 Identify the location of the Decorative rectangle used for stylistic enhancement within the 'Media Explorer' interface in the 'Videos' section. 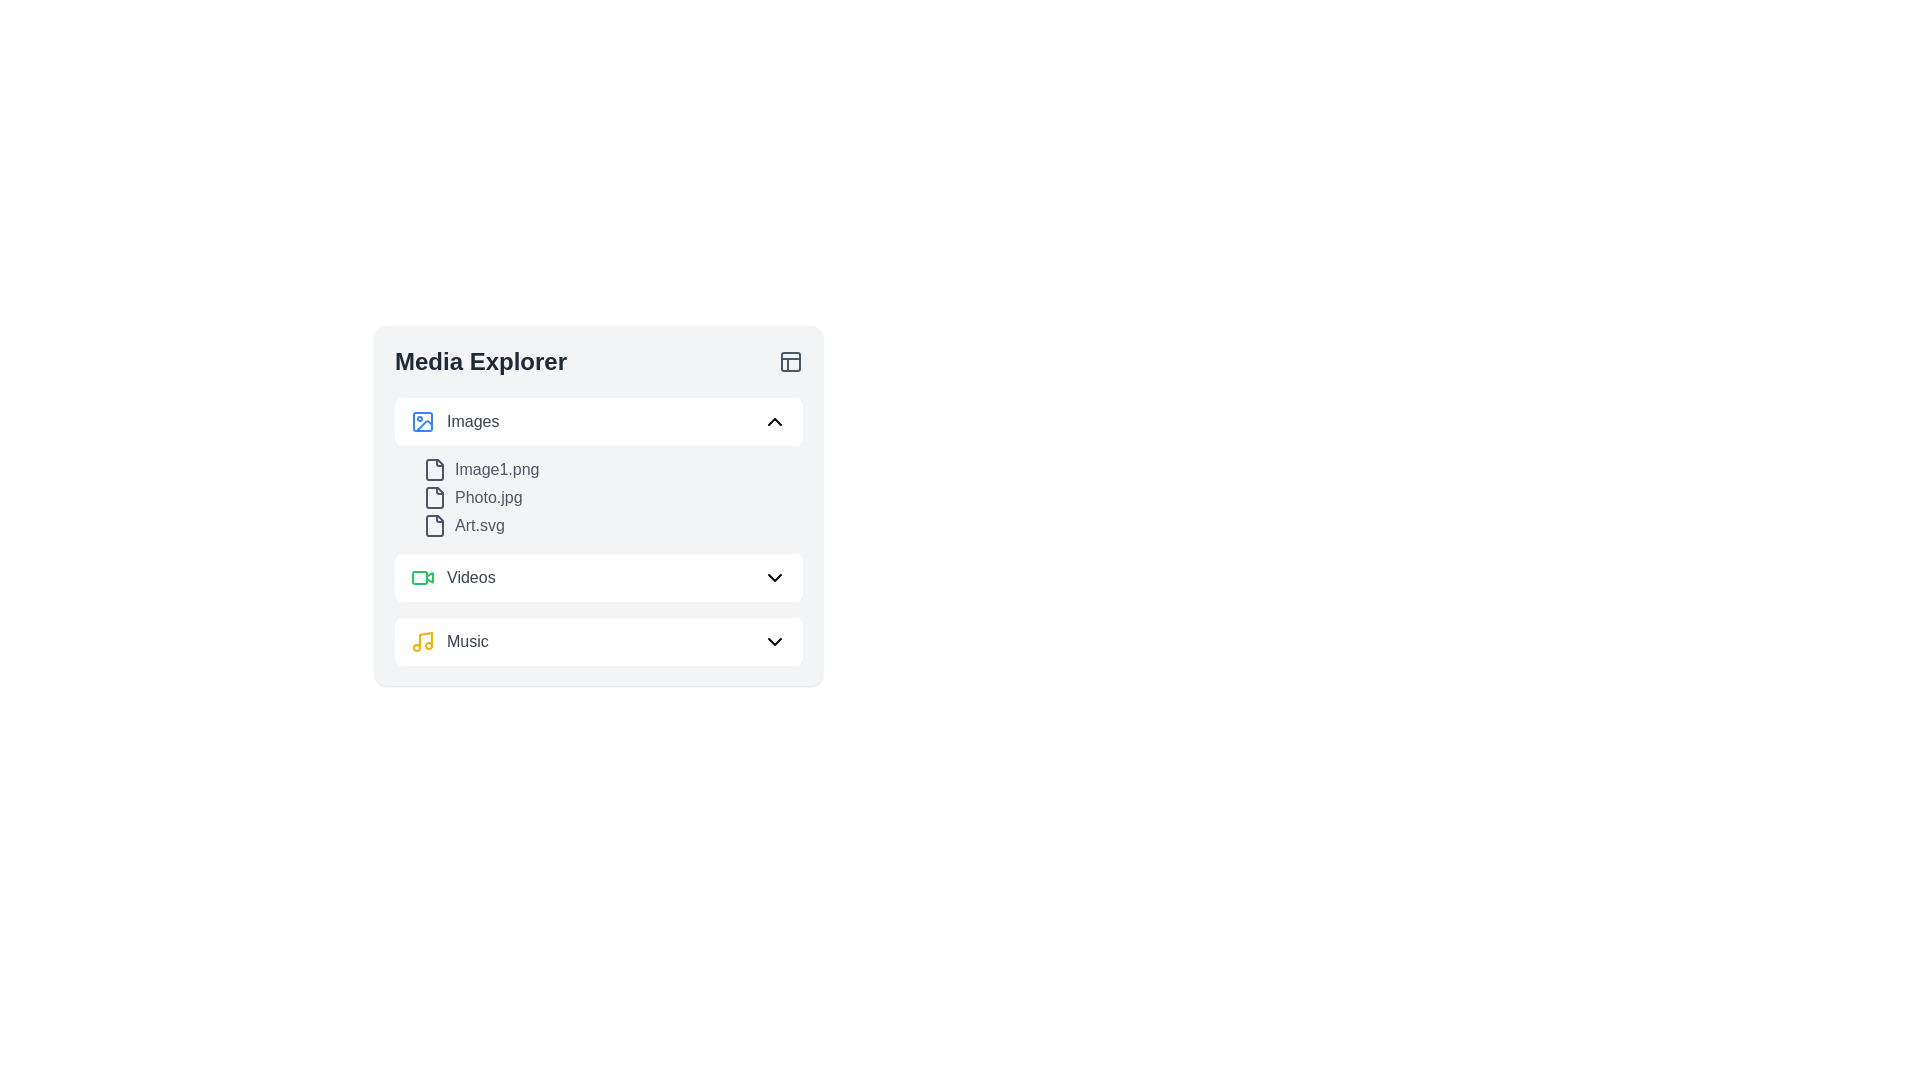
(419, 578).